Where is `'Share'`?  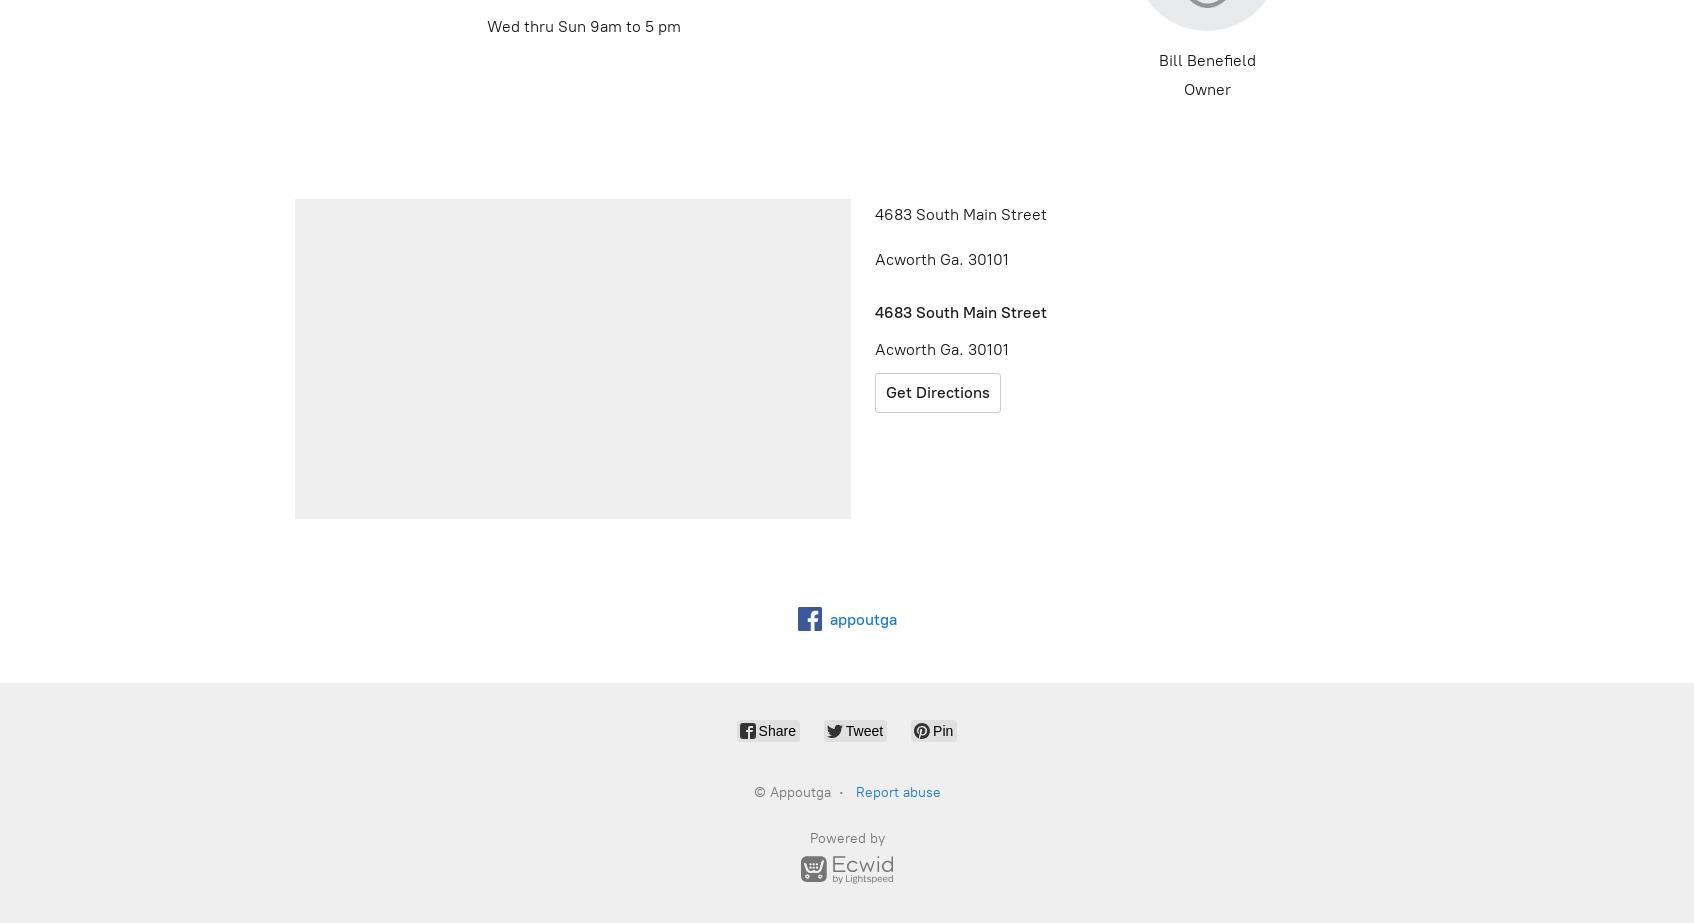 'Share' is located at coordinates (757, 730).